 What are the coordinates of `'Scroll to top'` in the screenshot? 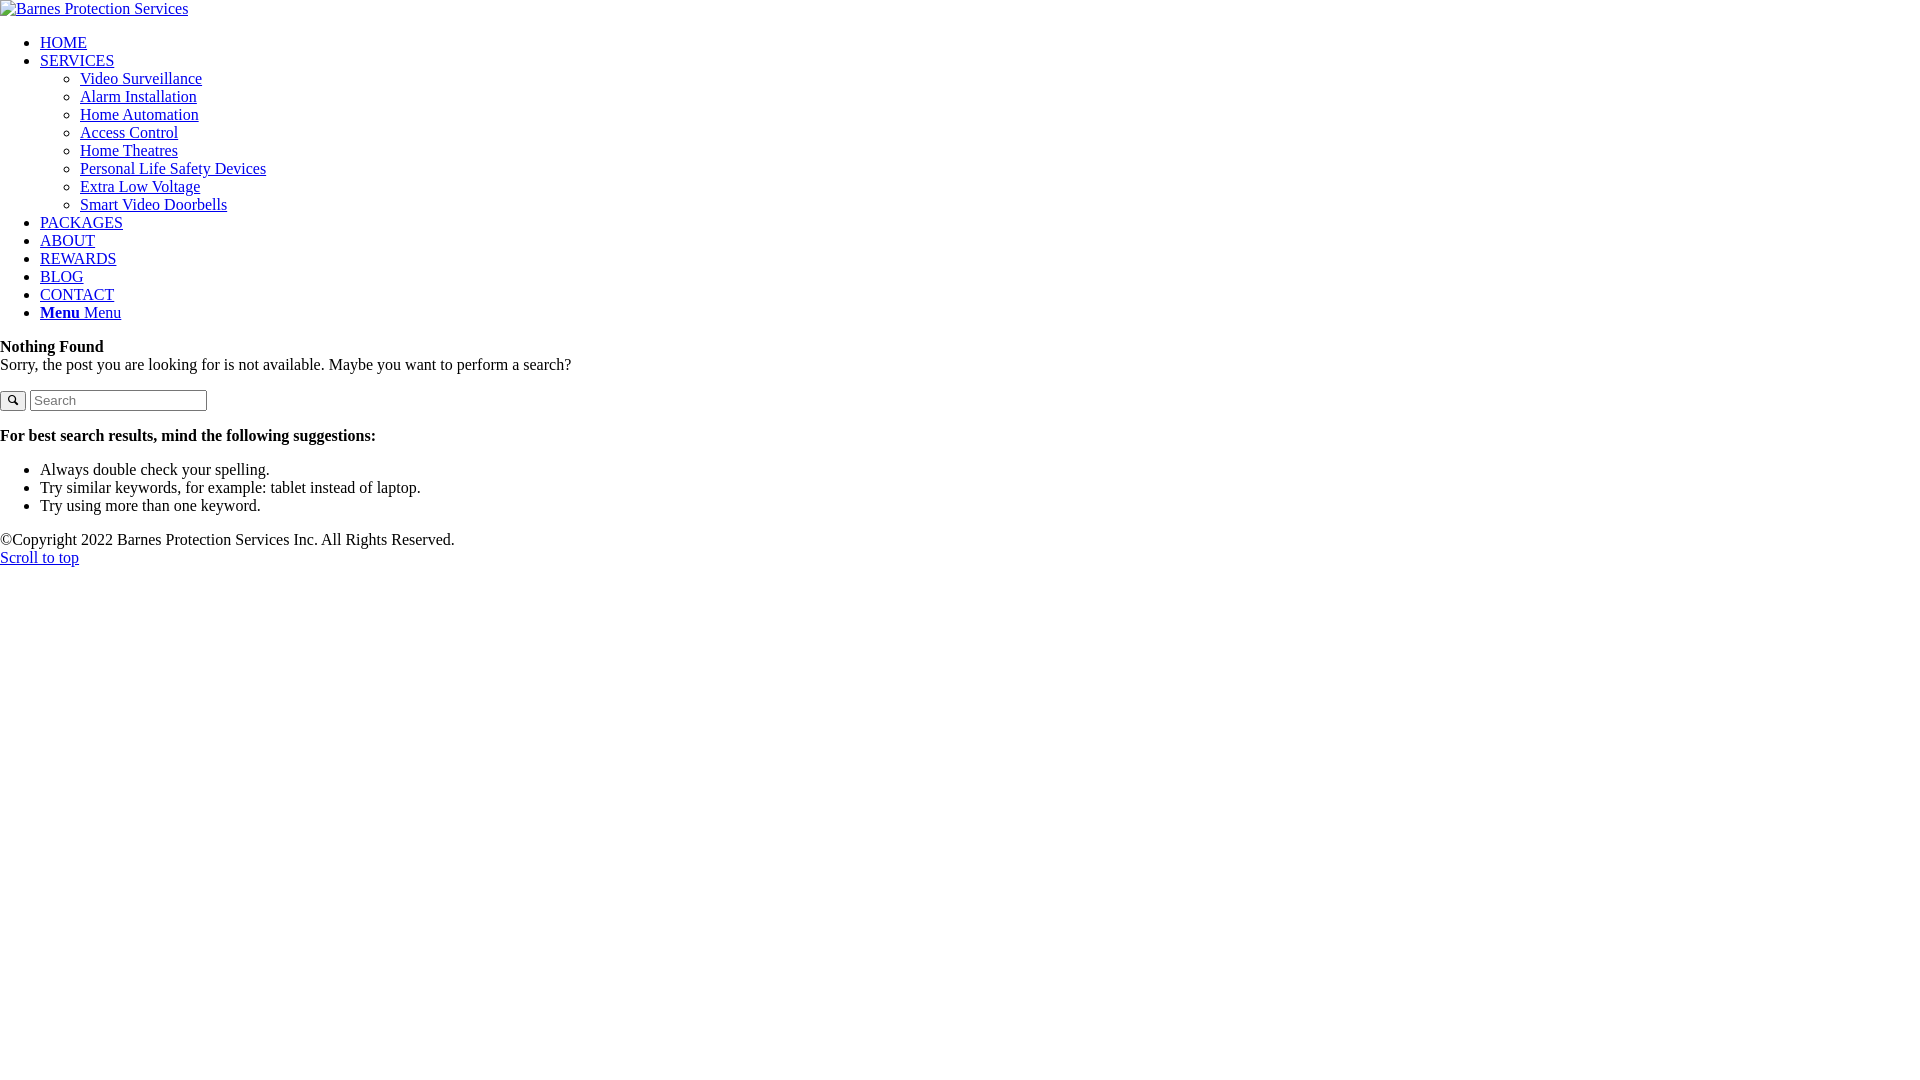 It's located at (39, 557).